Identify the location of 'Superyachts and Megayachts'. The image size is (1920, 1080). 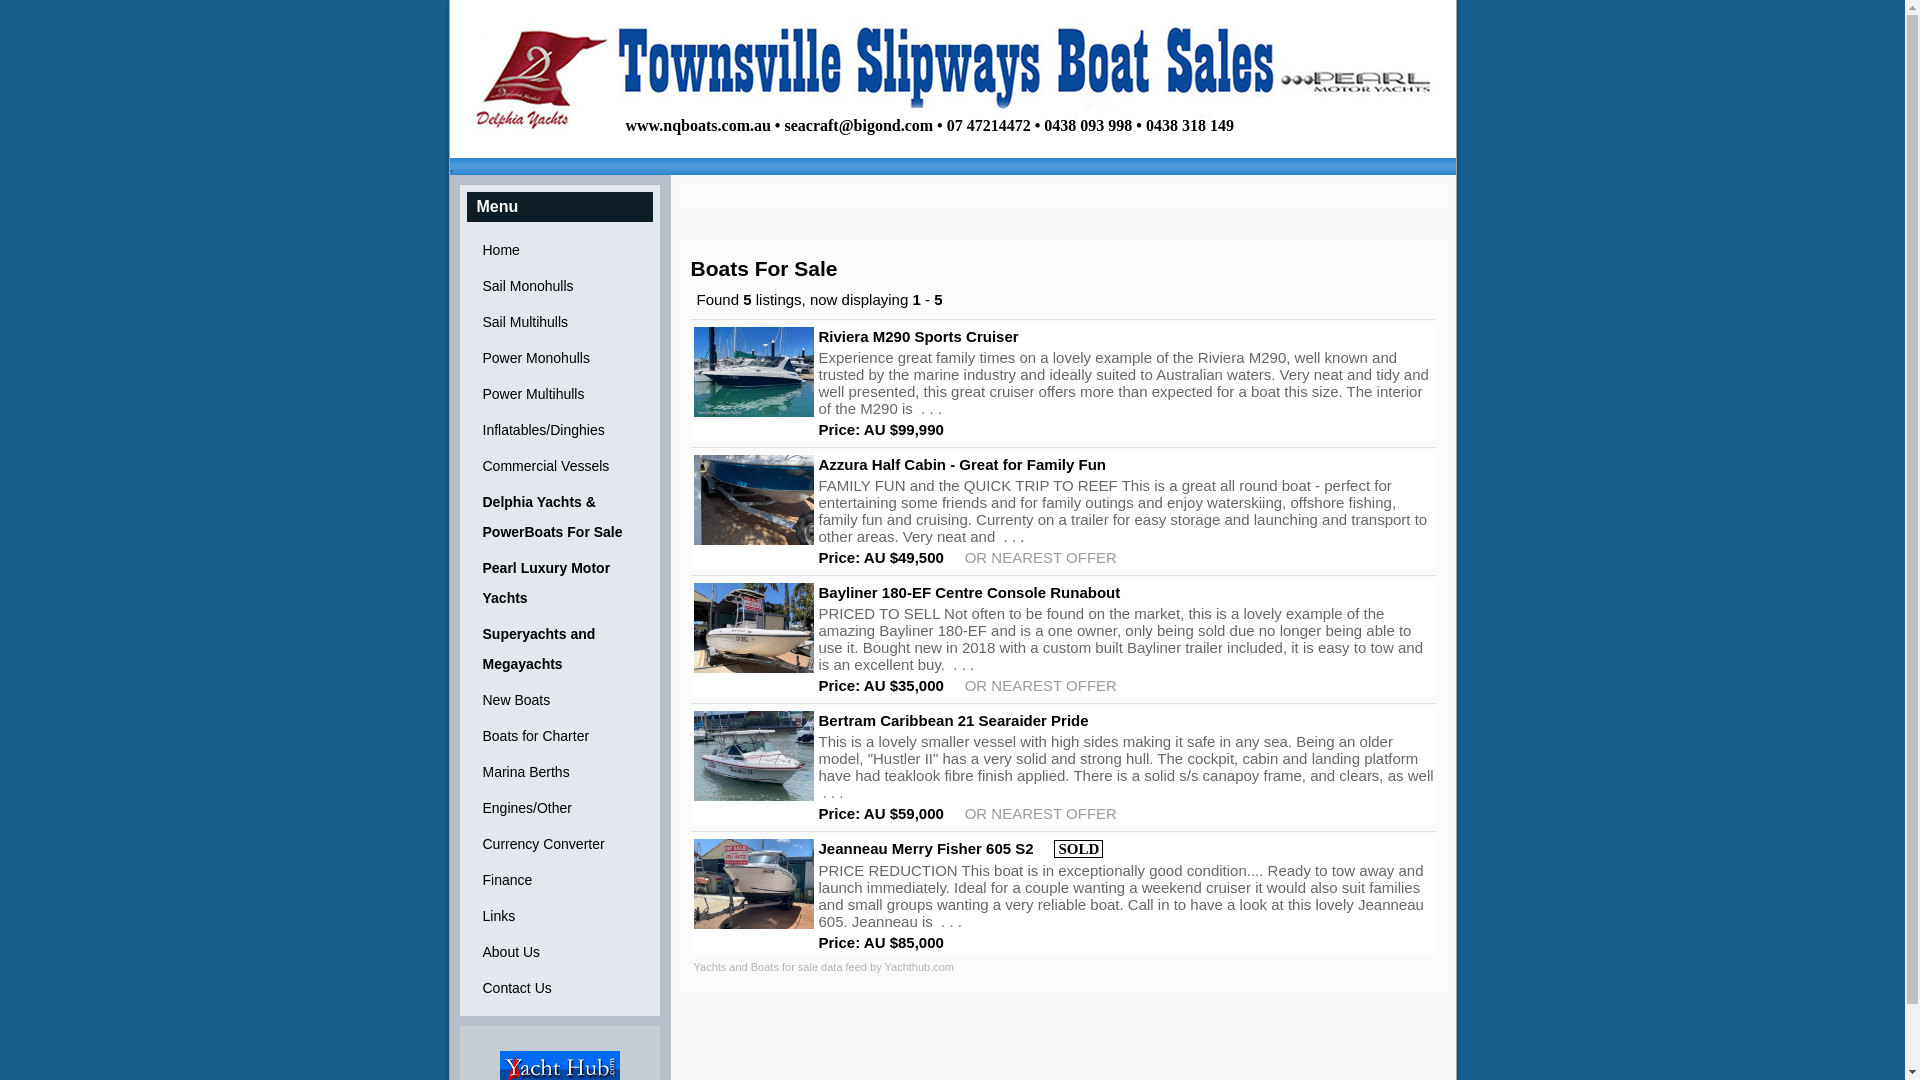
(560, 648).